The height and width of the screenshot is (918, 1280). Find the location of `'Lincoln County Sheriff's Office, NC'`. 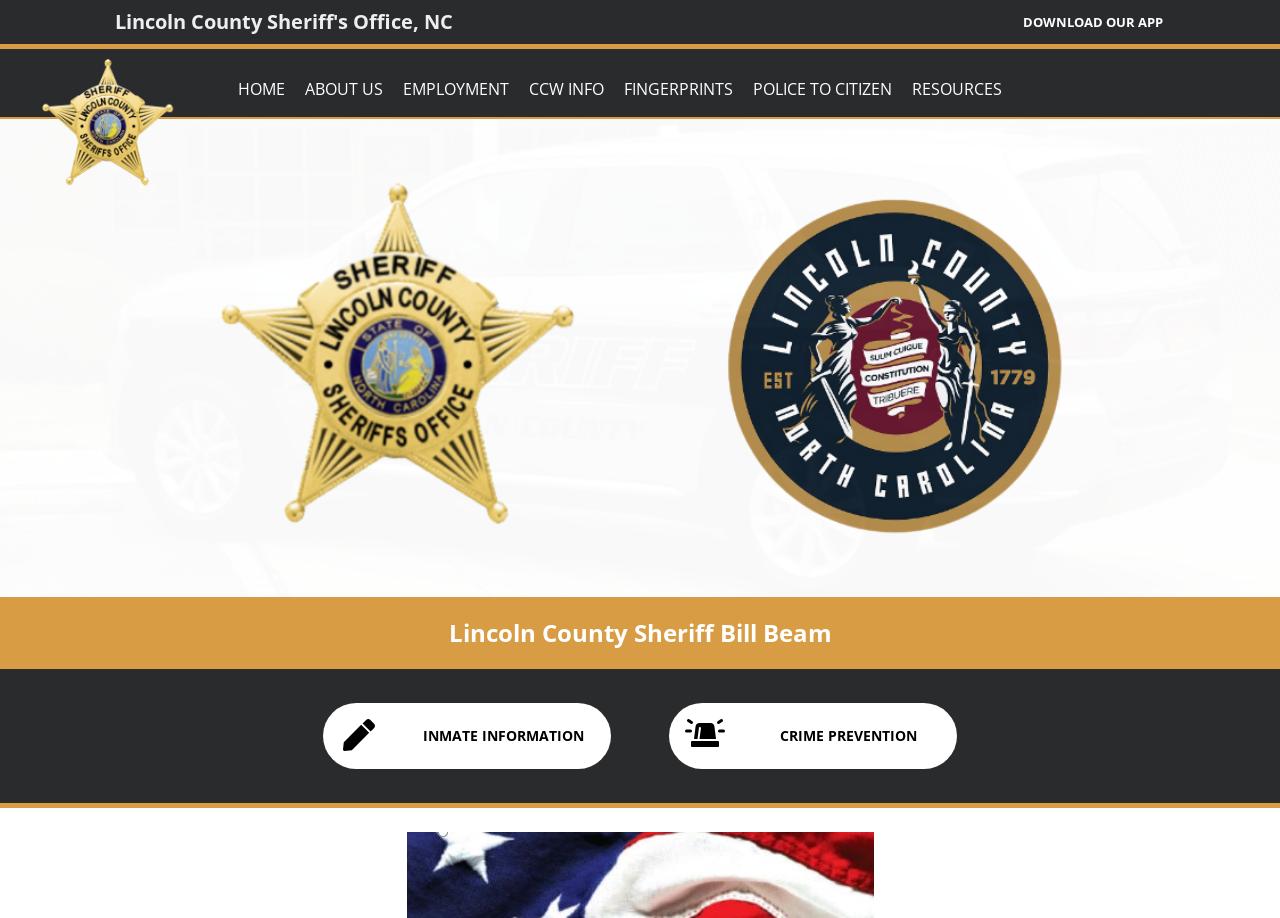

'Lincoln County Sheriff's Office, NC' is located at coordinates (282, 21).